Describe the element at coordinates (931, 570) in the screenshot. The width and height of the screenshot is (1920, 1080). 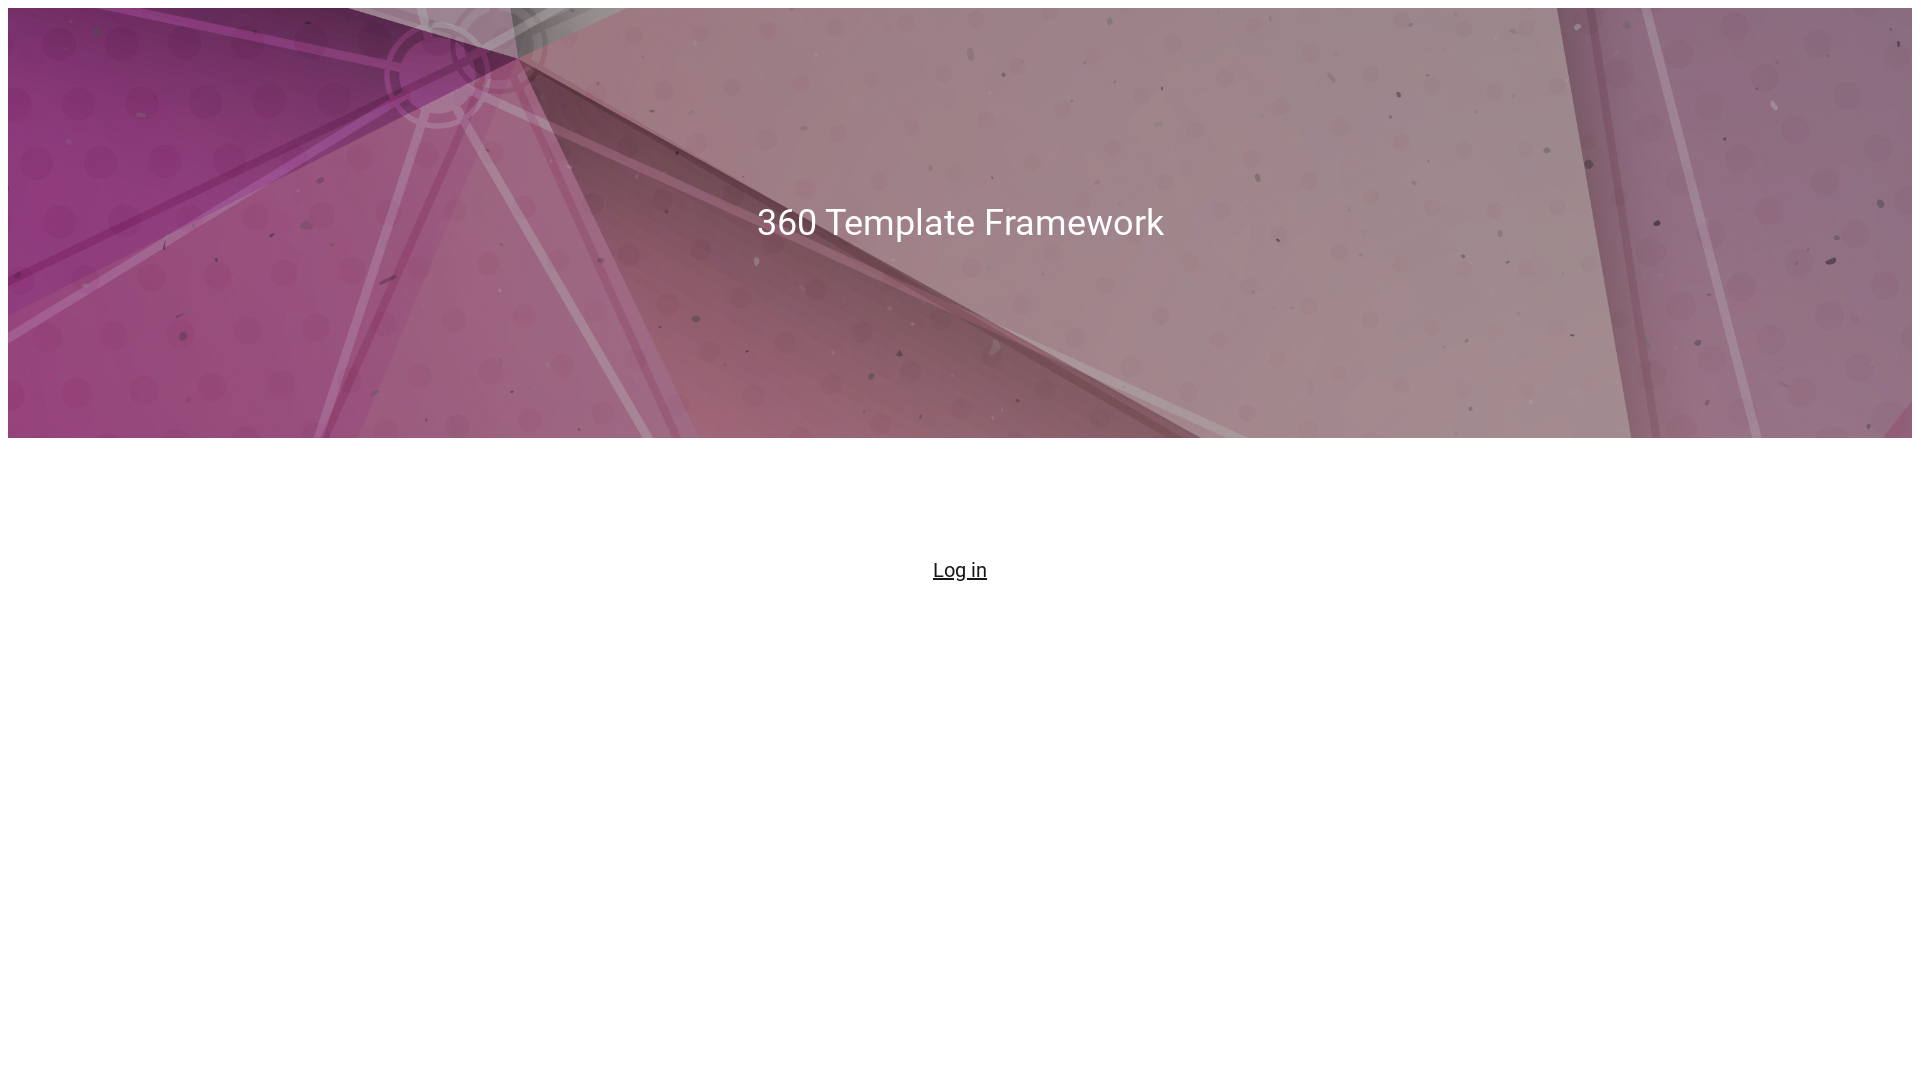
I see `'Log in'` at that location.